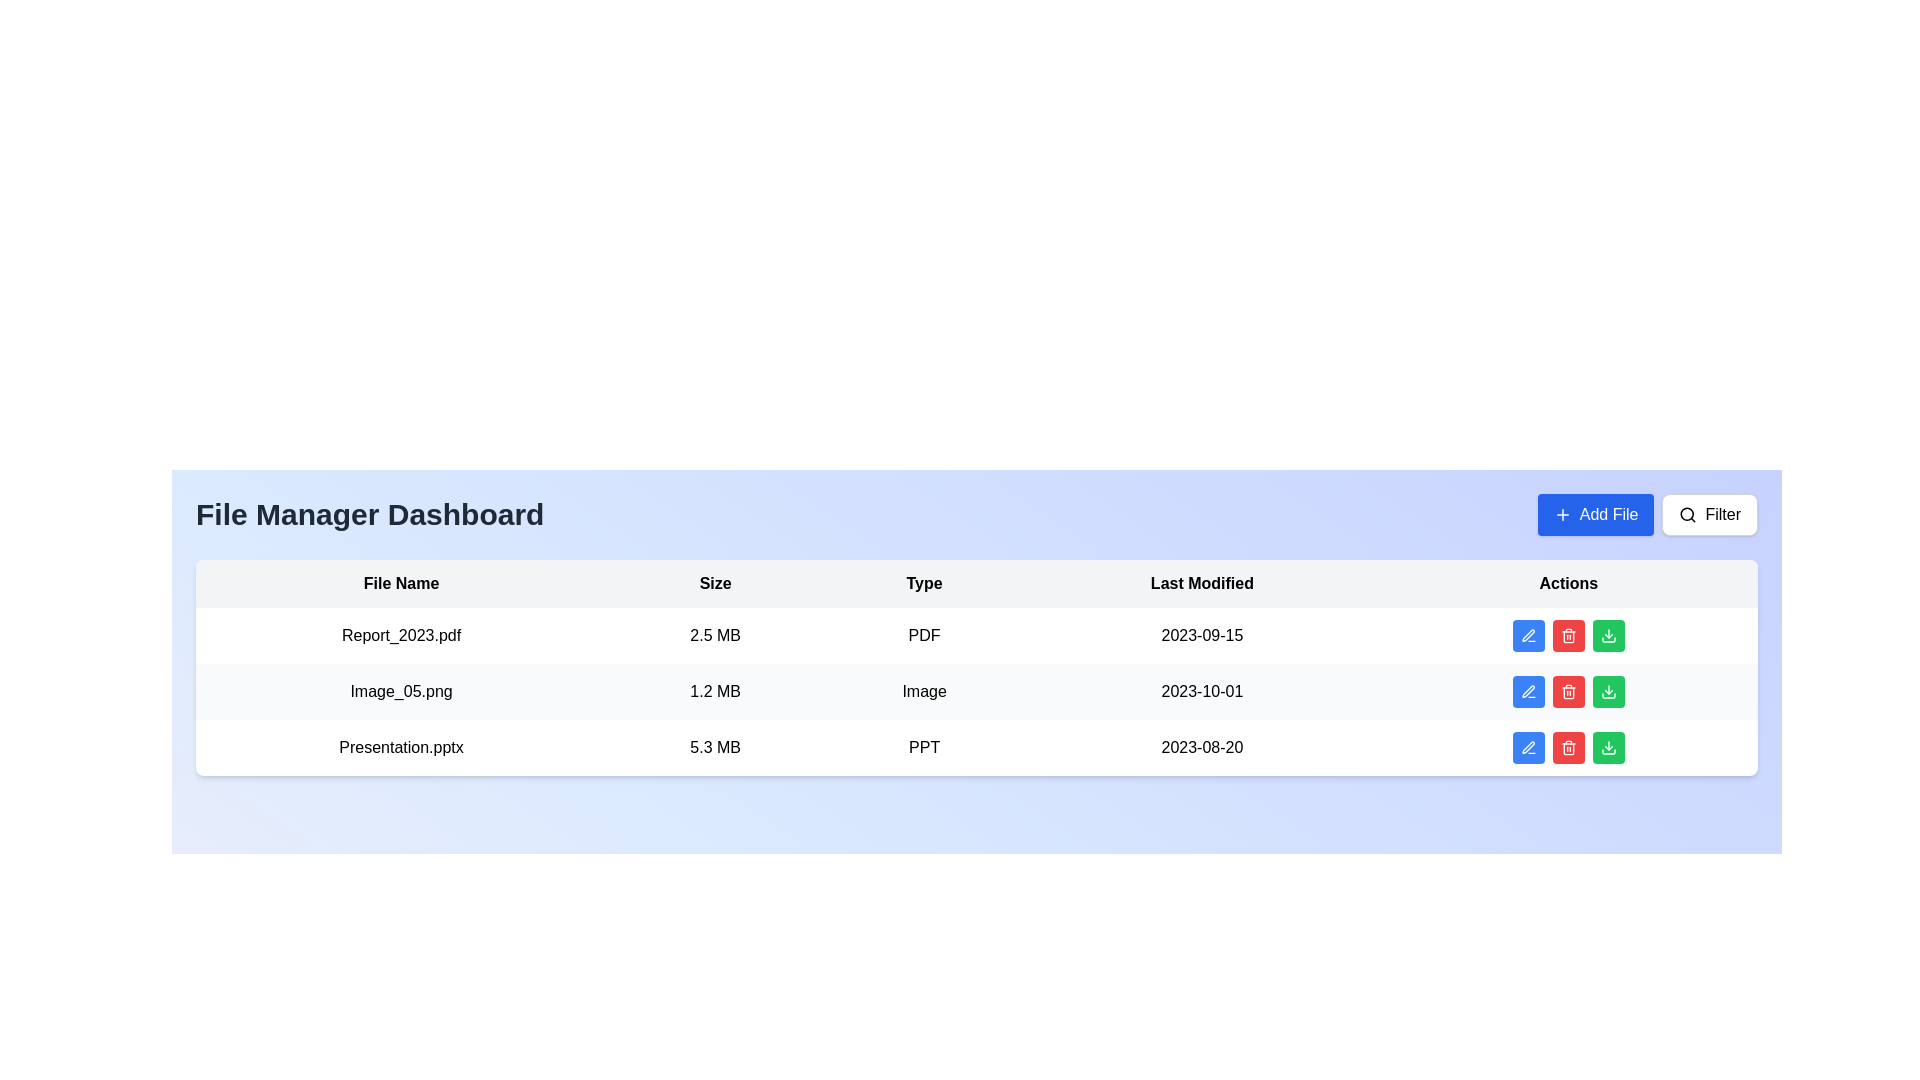 This screenshot has height=1080, width=1920. I want to click on the Text Label indicating the last modification date of the document 'Presentation.pptx' in the fourth column of the data table, so click(1201, 748).